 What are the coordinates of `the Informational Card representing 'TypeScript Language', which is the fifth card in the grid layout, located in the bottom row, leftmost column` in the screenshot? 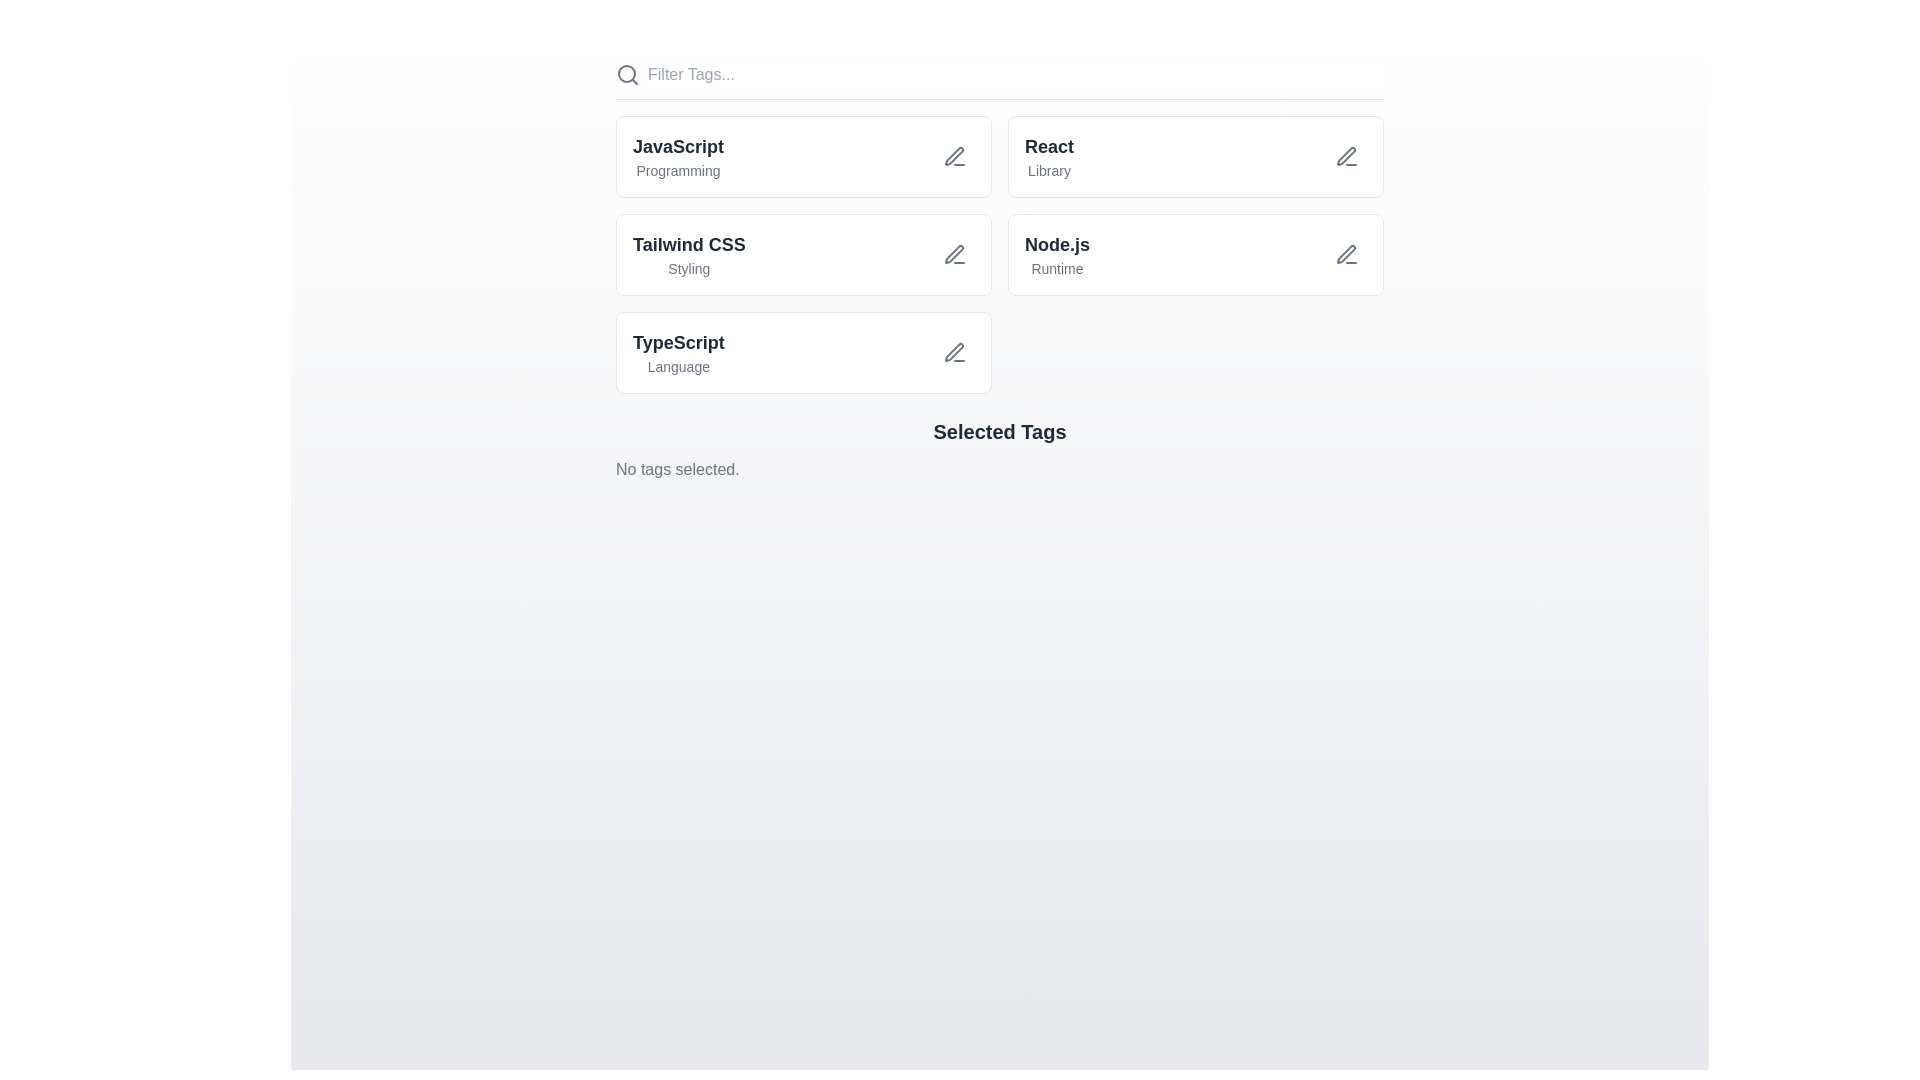 It's located at (804, 352).